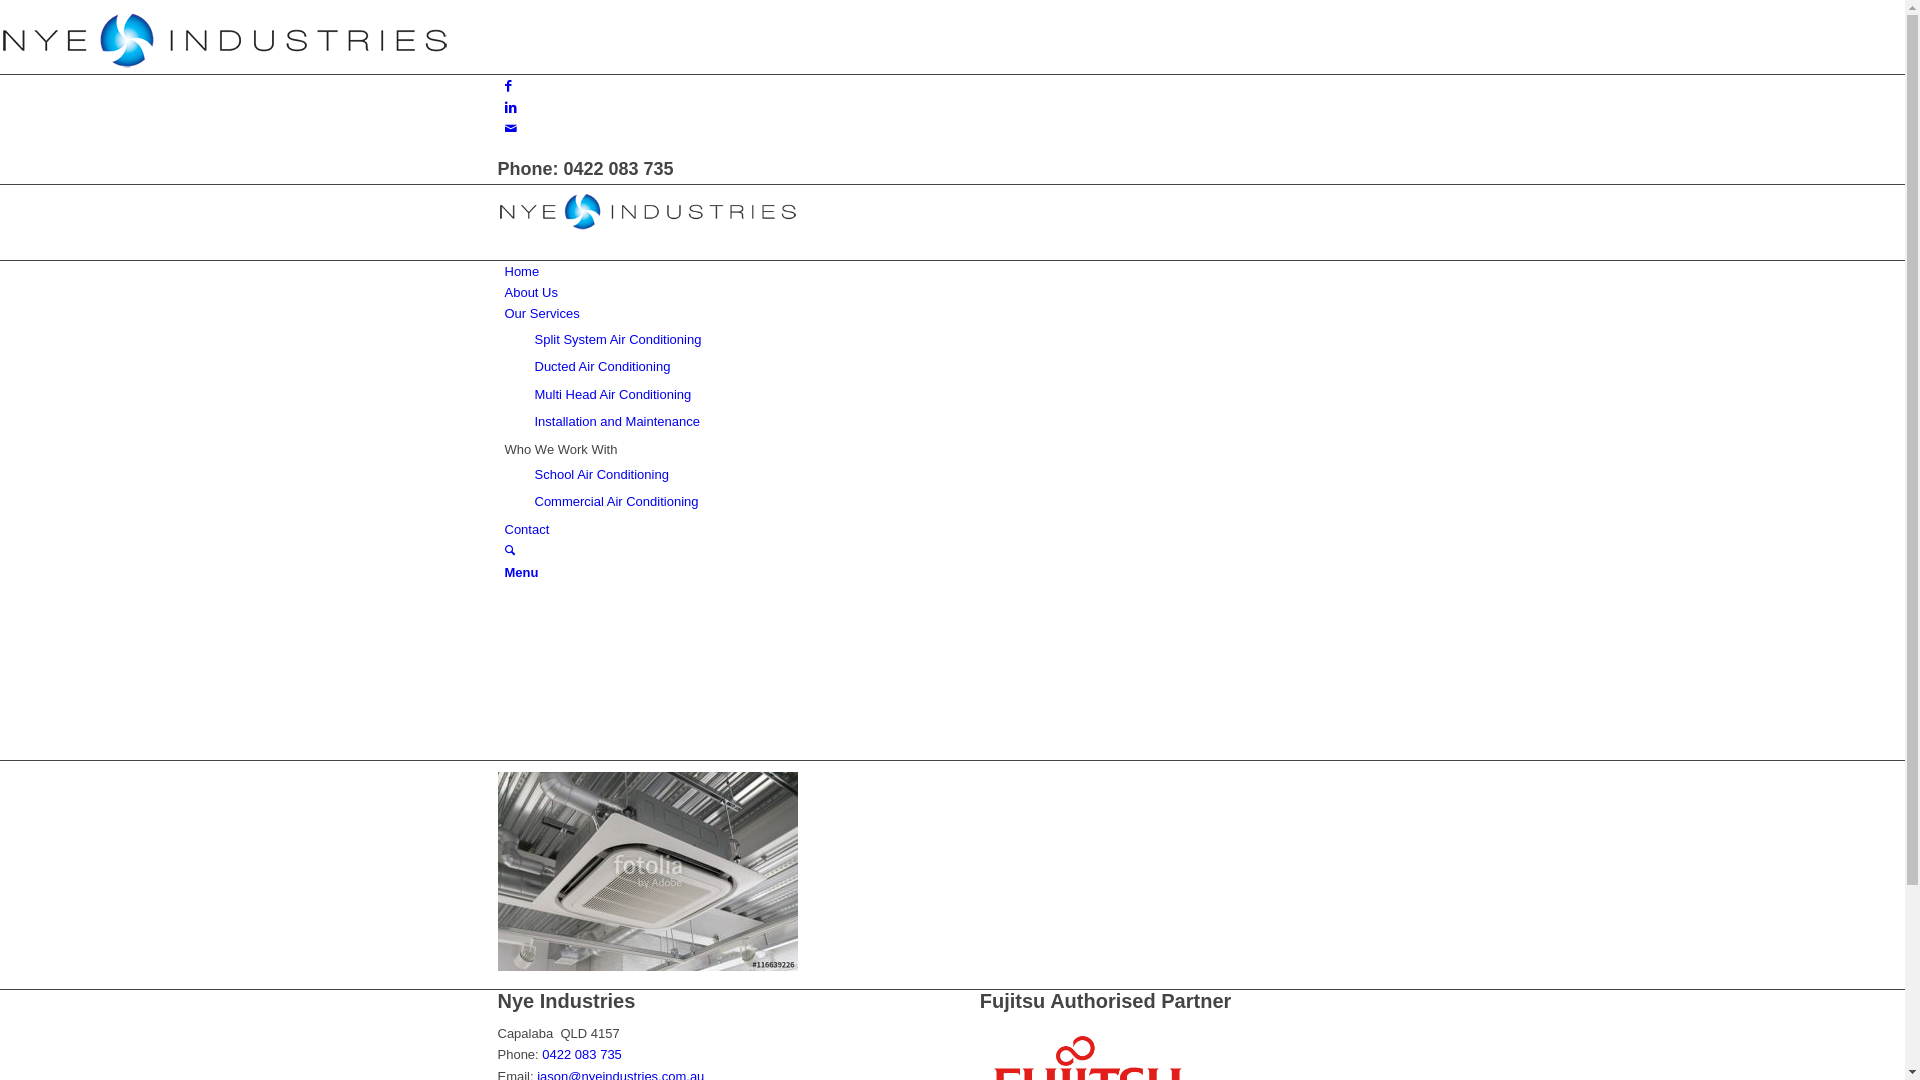 This screenshot has height=1080, width=1920. What do you see at coordinates (560, 448) in the screenshot?
I see `'Who We Work With'` at bounding box center [560, 448].